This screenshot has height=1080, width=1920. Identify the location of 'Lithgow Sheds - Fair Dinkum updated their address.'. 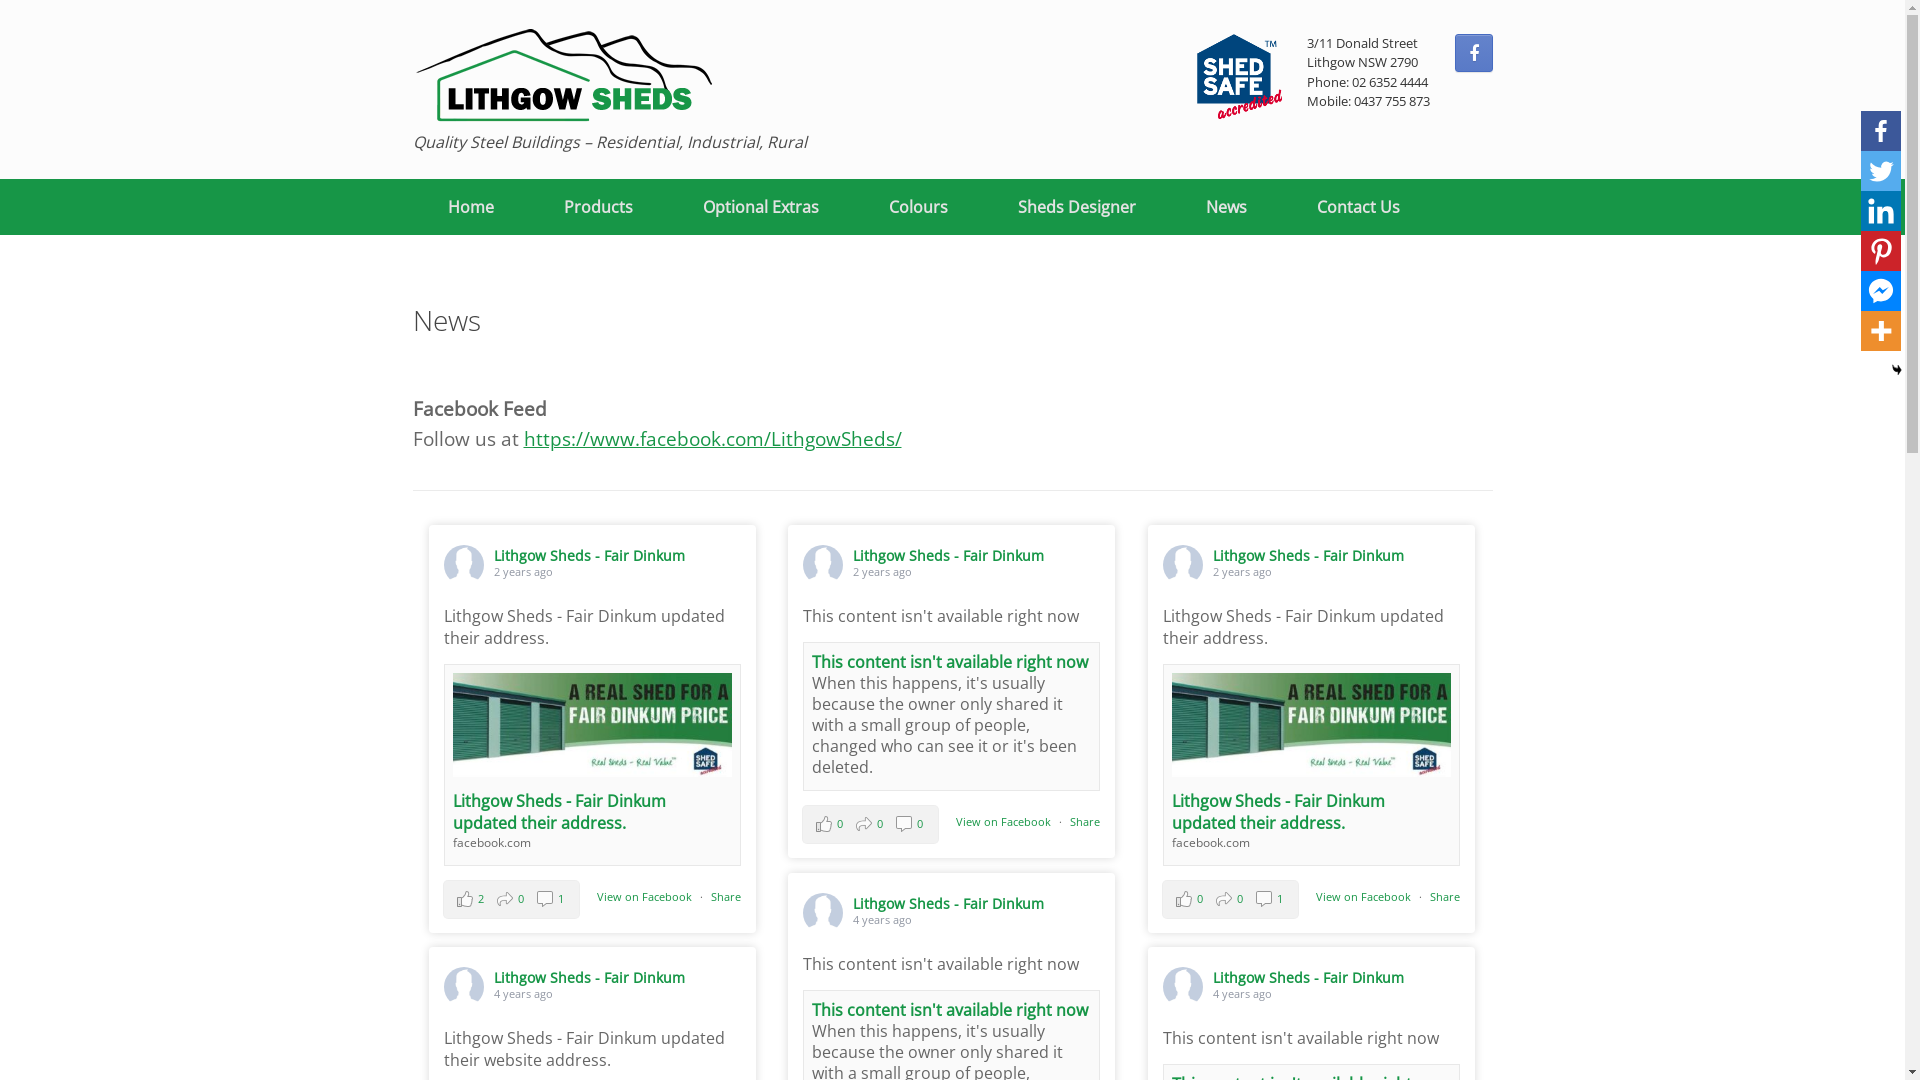
(1277, 812).